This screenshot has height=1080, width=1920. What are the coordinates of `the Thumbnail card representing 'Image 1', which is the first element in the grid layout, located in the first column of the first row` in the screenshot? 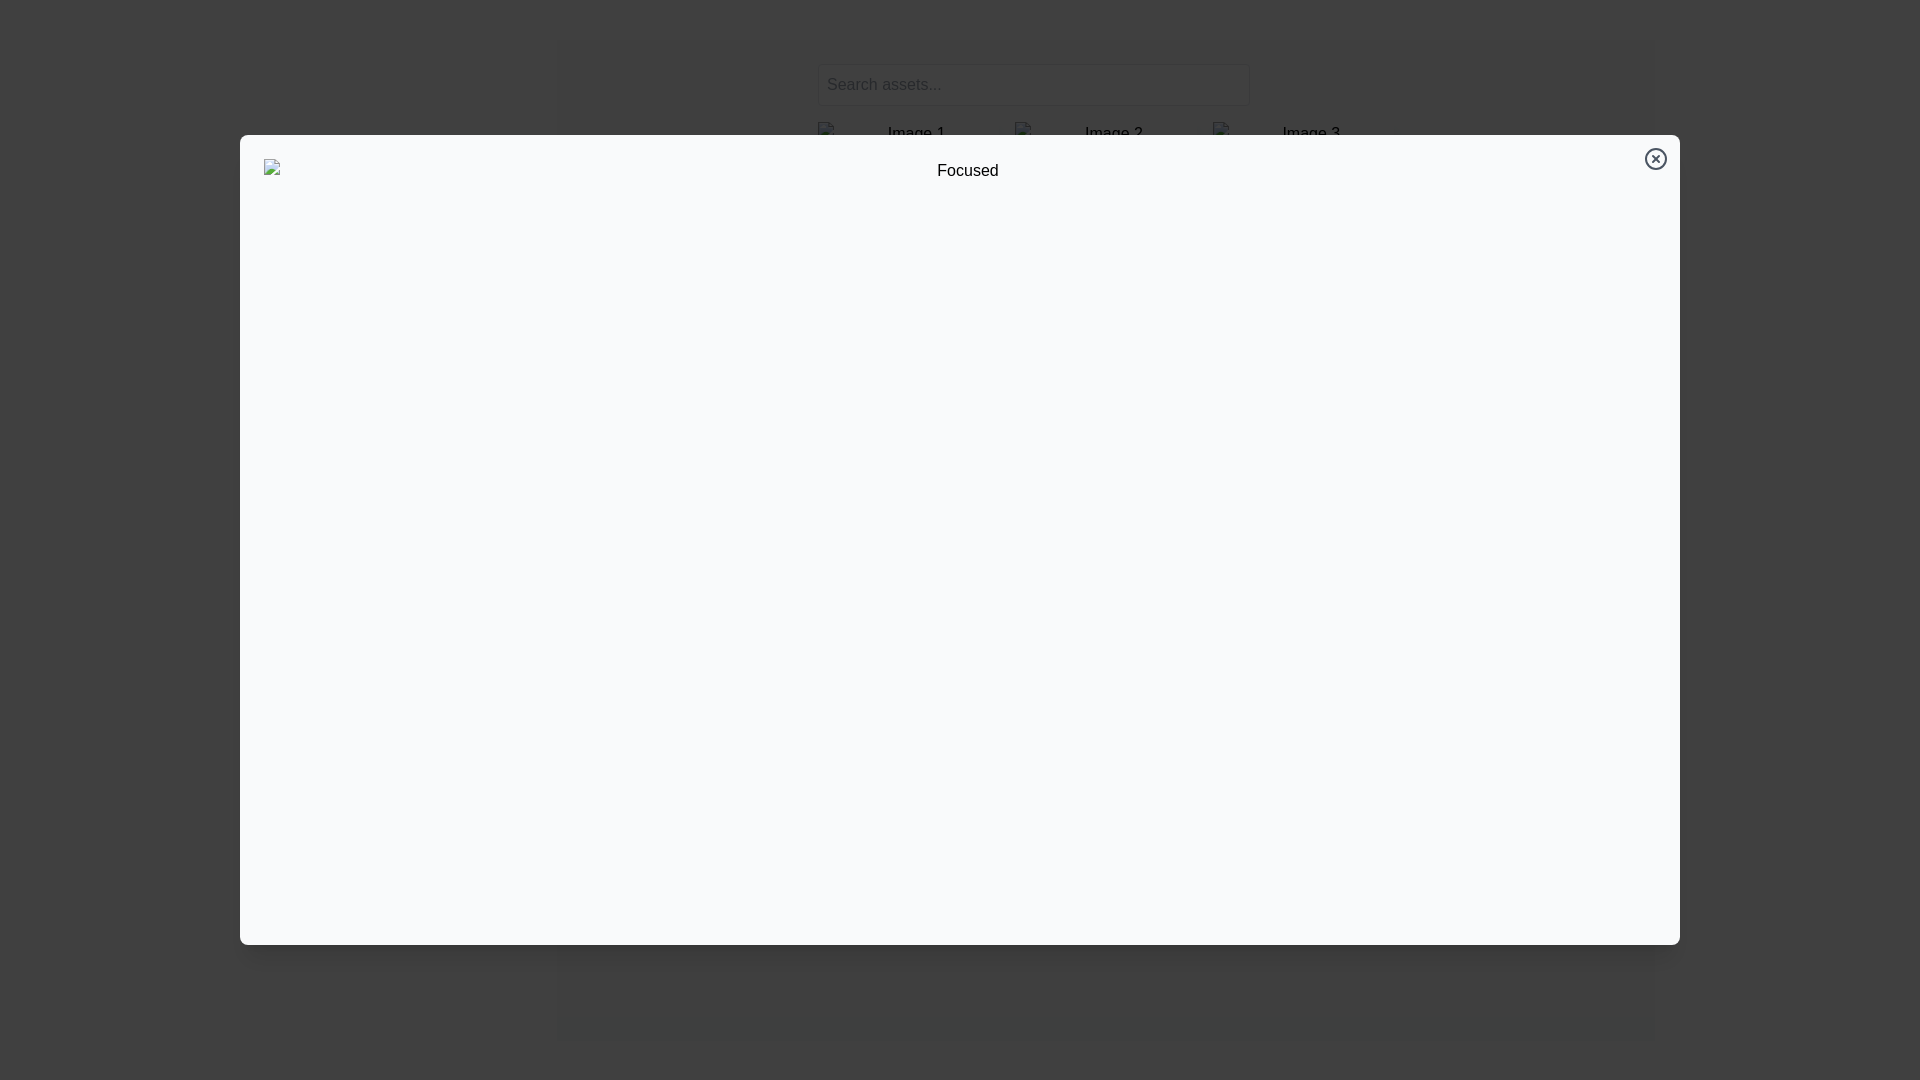 It's located at (907, 134).